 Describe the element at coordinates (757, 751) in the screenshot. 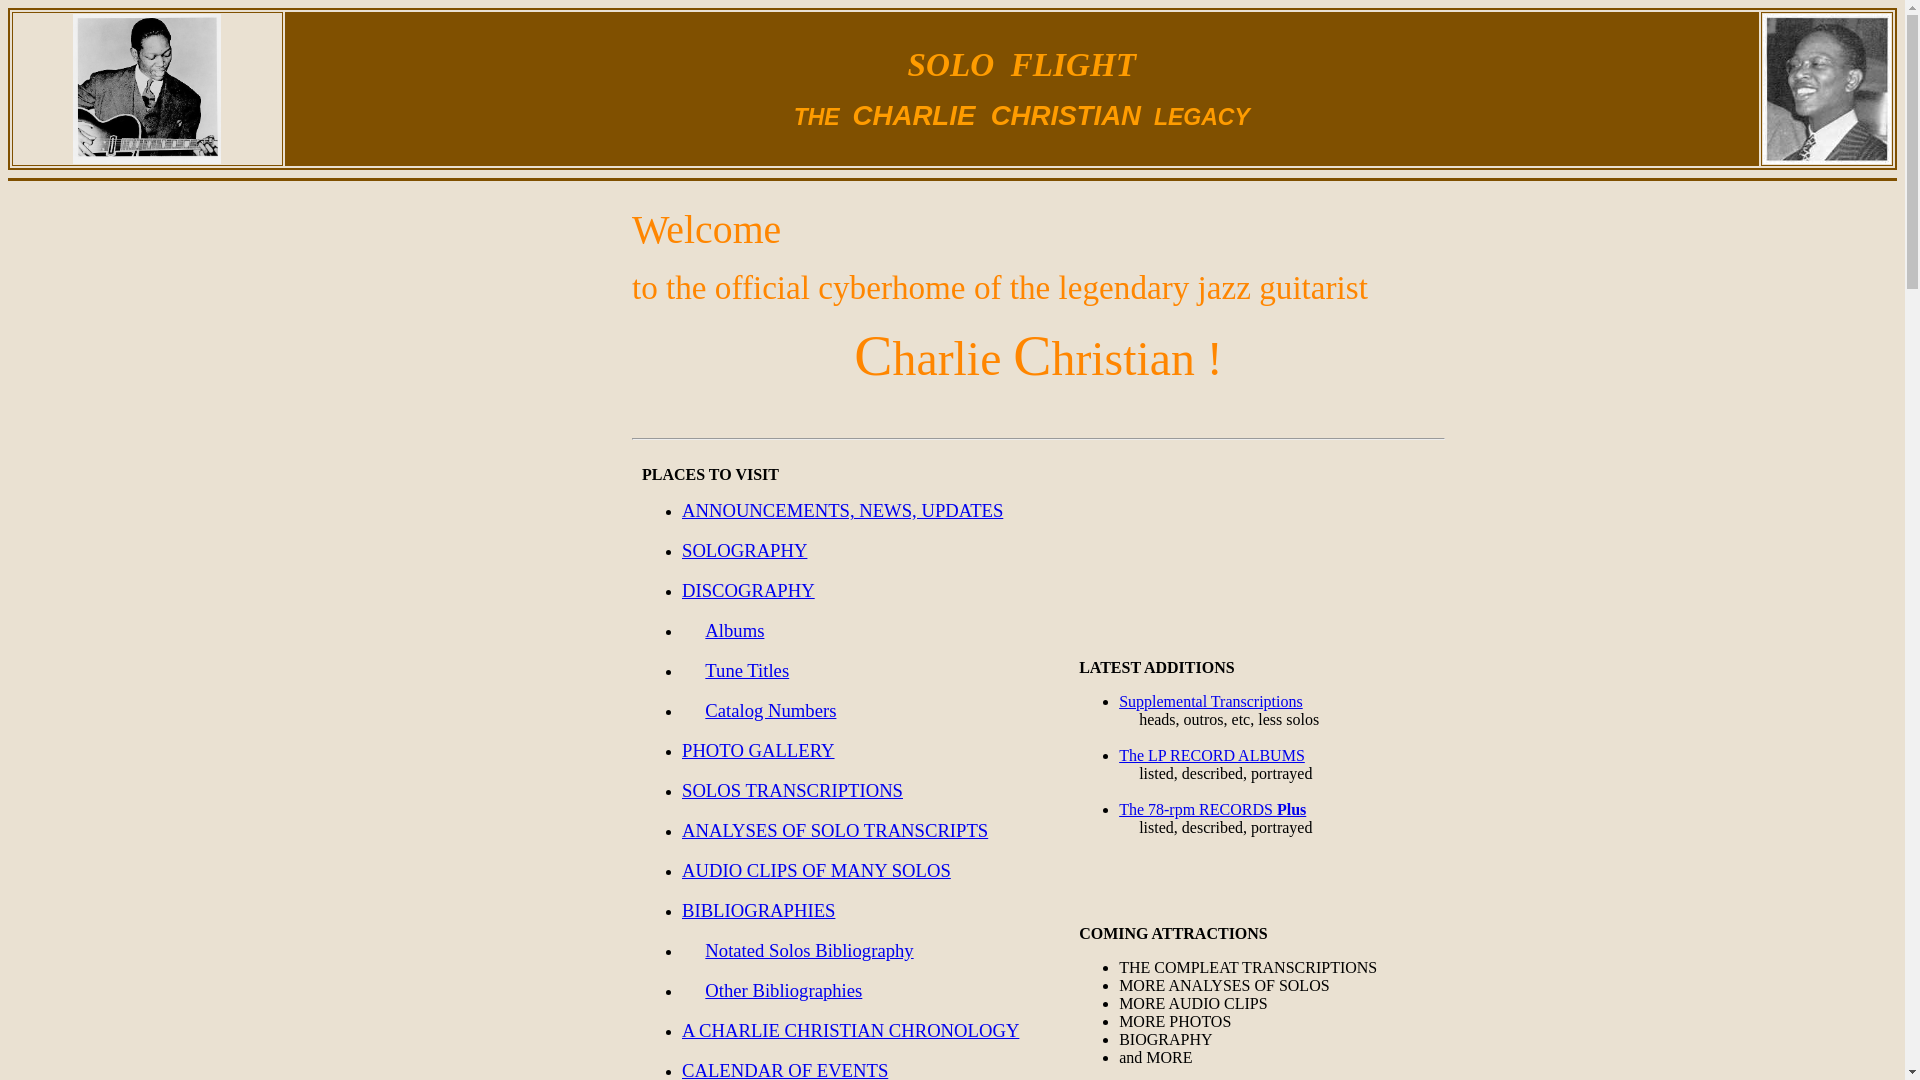

I see `'PHOTO GALLERY'` at that location.